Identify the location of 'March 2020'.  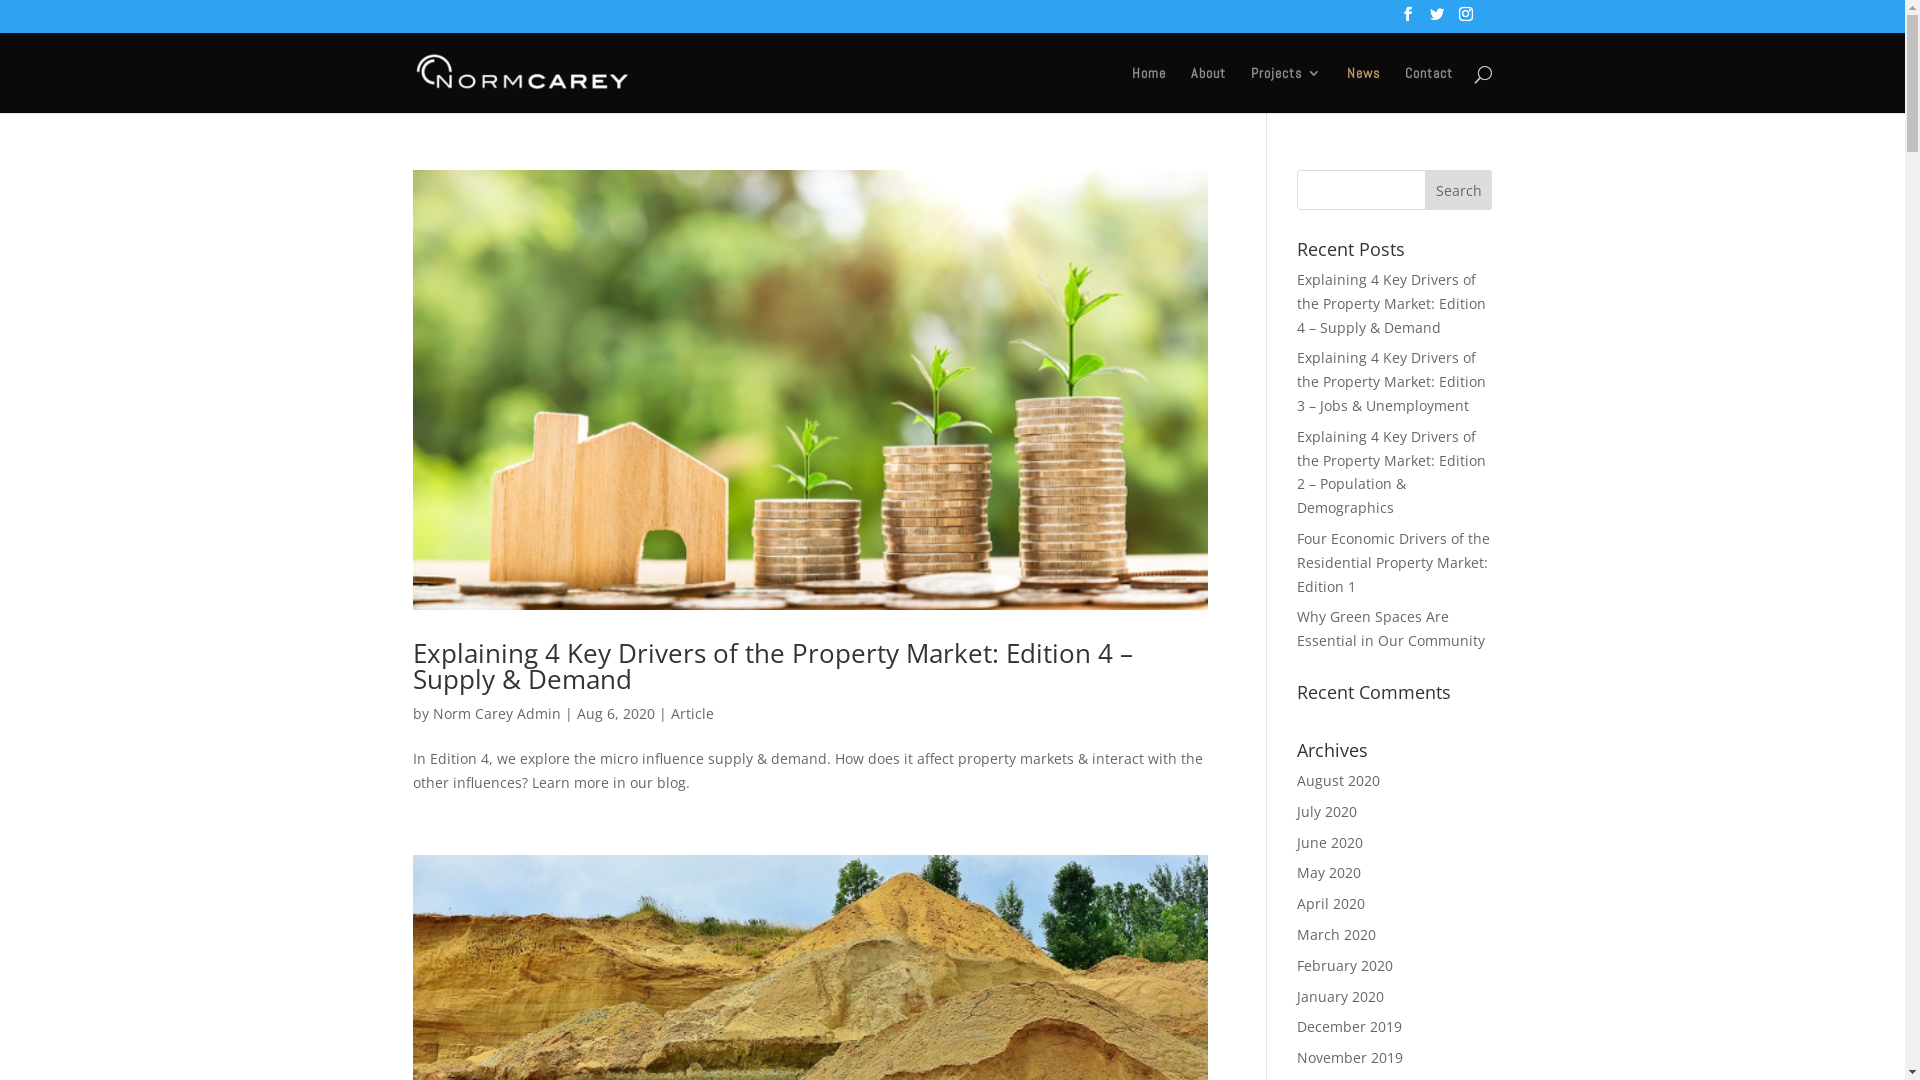
(1336, 934).